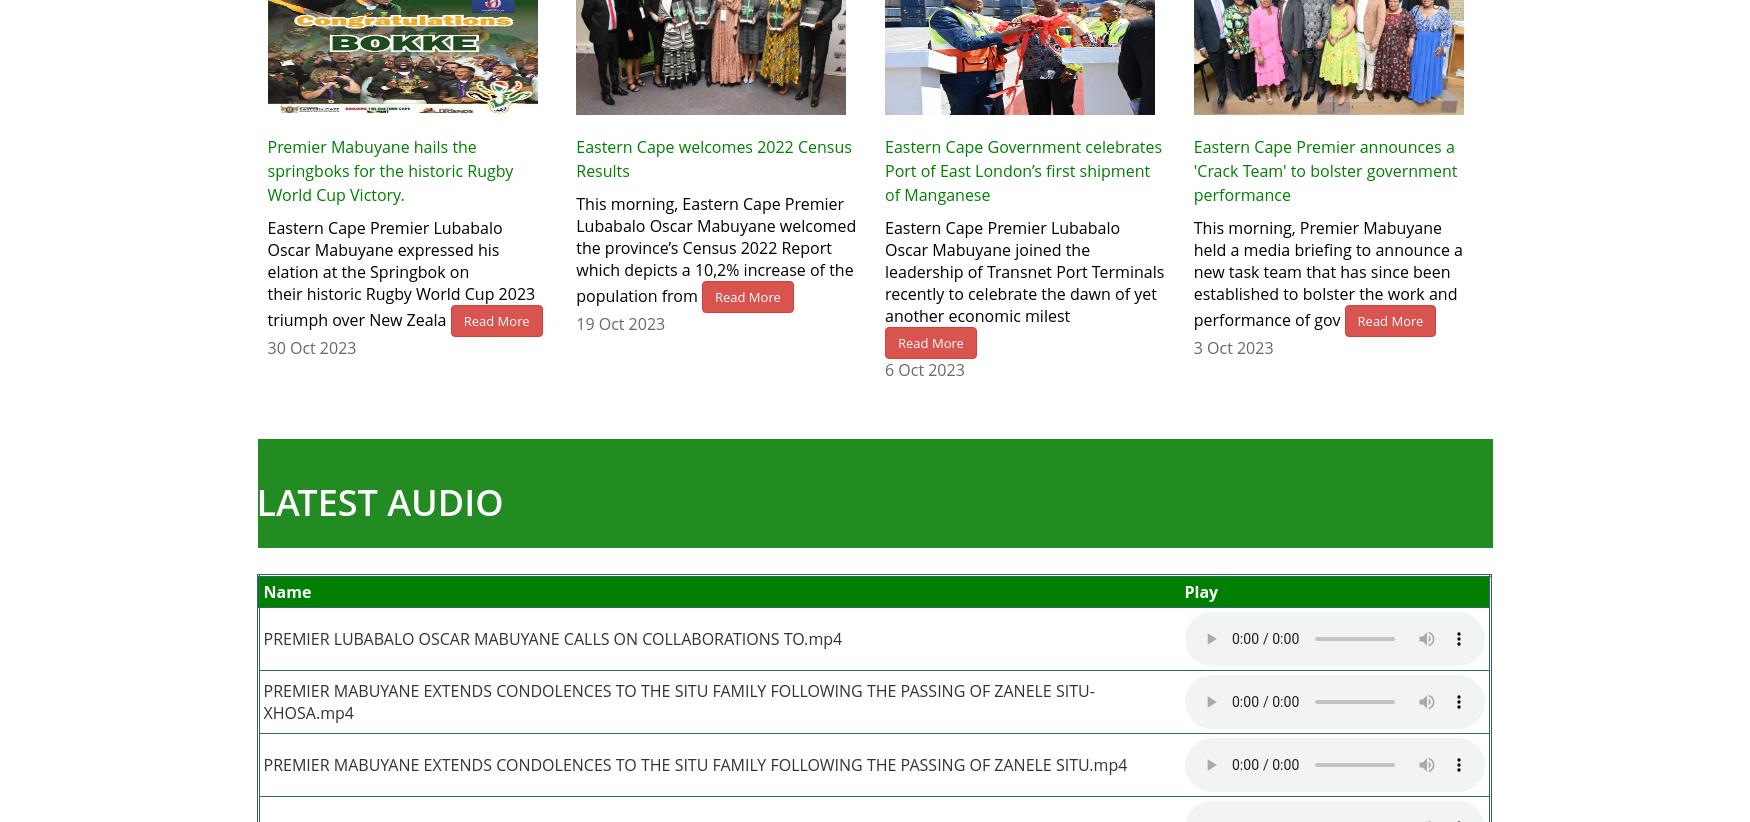 The width and height of the screenshot is (1750, 822). What do you see at coordinates (378, 500) in the screenshot?
I see `'LATEST AUDIO'` at bounding box center [378, 500].